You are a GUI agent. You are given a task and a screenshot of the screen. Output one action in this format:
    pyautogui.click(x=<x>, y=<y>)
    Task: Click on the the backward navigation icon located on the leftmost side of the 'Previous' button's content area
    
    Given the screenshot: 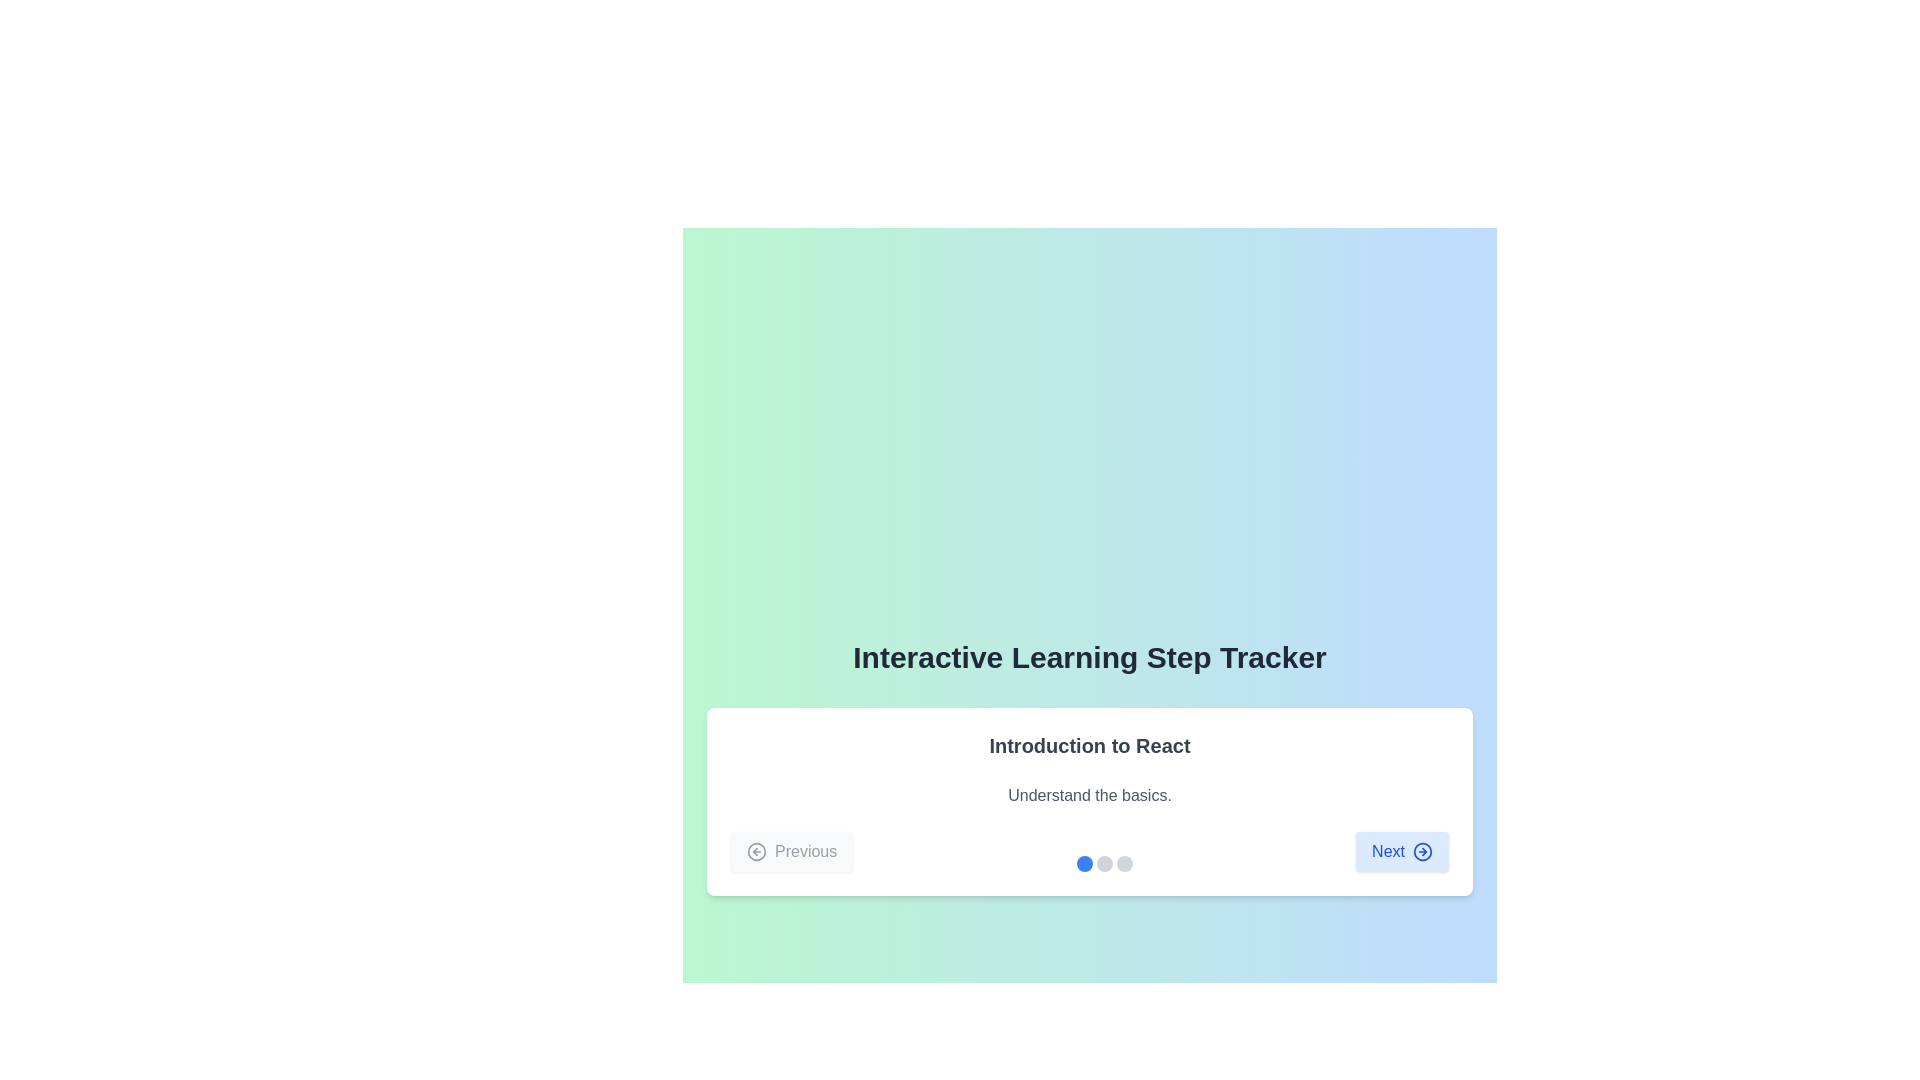 What is the action you would take?
    pyautogui.click(x=756, y=852)
    